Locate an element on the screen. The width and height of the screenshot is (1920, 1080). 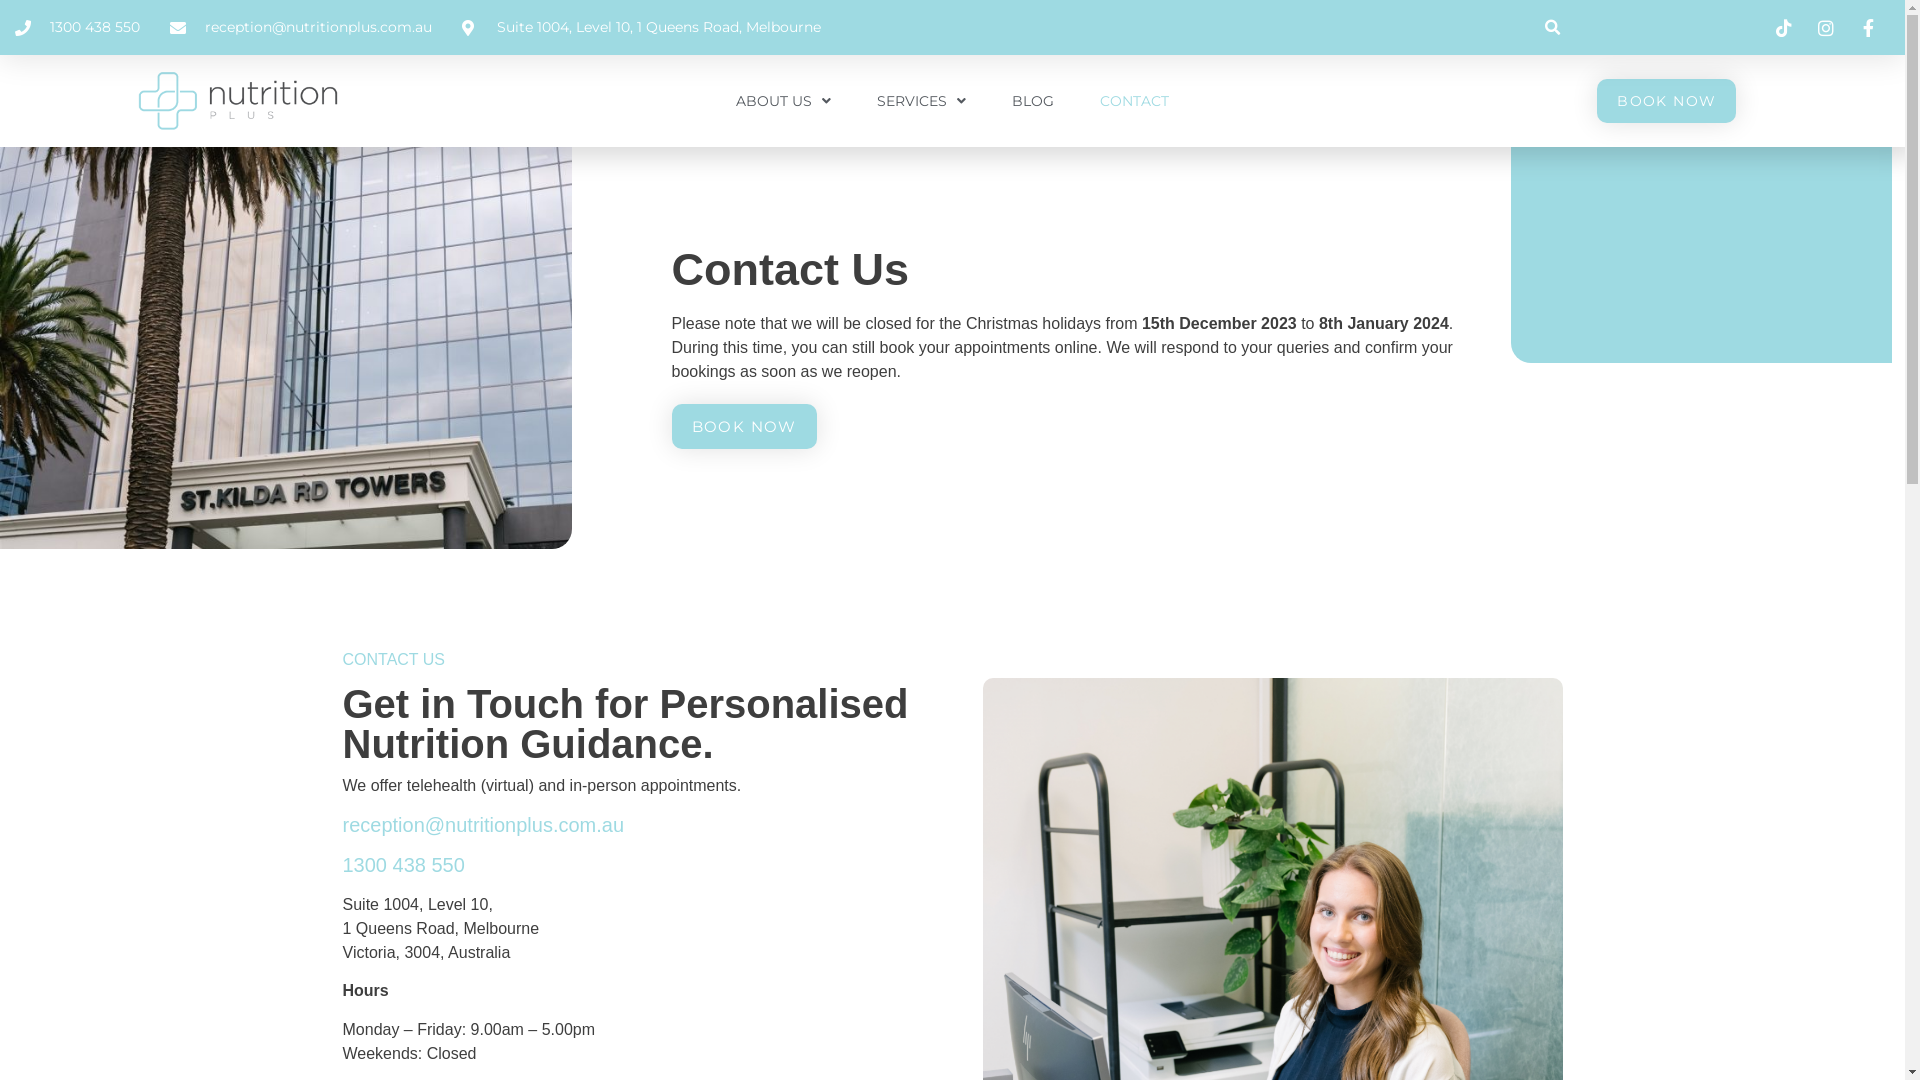
'CONTACT' is located at coordinates (1134, 100).